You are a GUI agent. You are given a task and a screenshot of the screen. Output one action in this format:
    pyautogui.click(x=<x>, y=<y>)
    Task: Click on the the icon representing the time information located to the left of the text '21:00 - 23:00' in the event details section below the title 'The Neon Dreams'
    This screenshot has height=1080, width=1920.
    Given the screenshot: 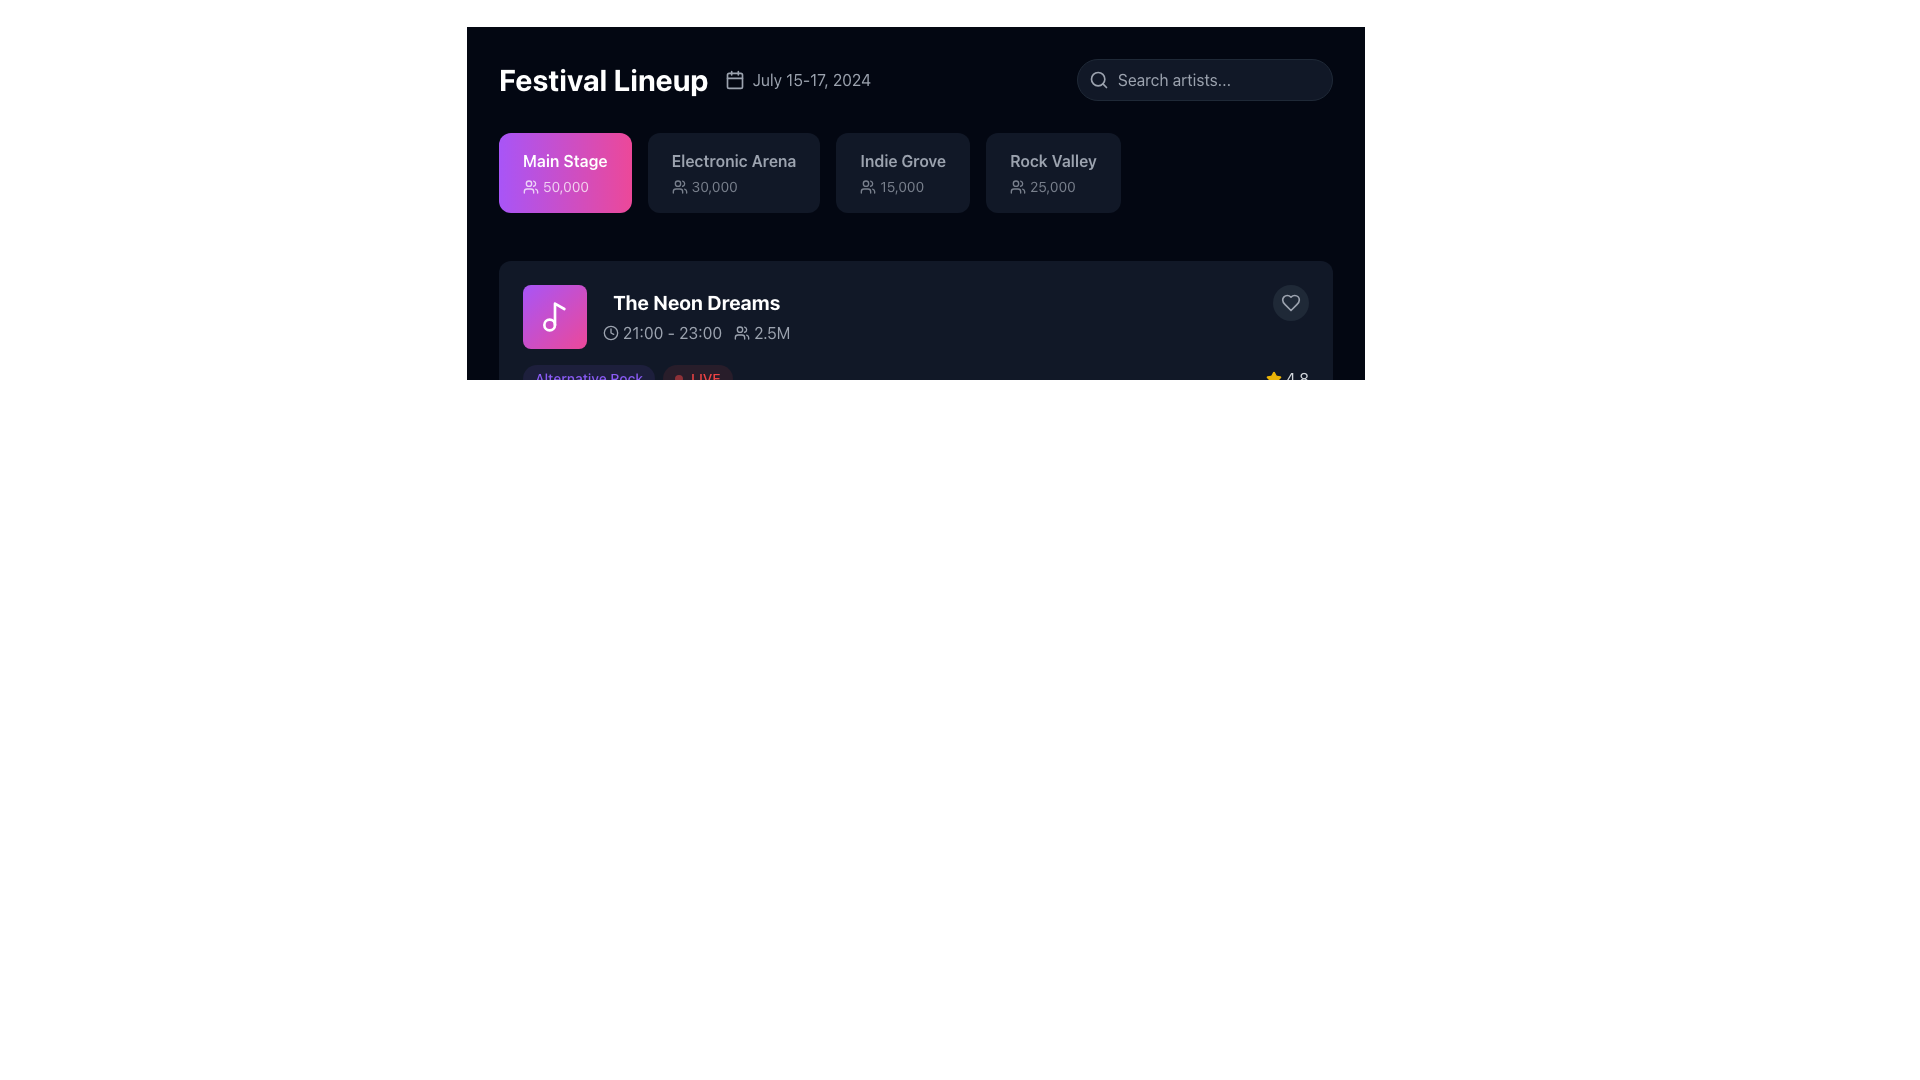 What is the action you would take?
    pyautogui.click(x=609, y=331)
    